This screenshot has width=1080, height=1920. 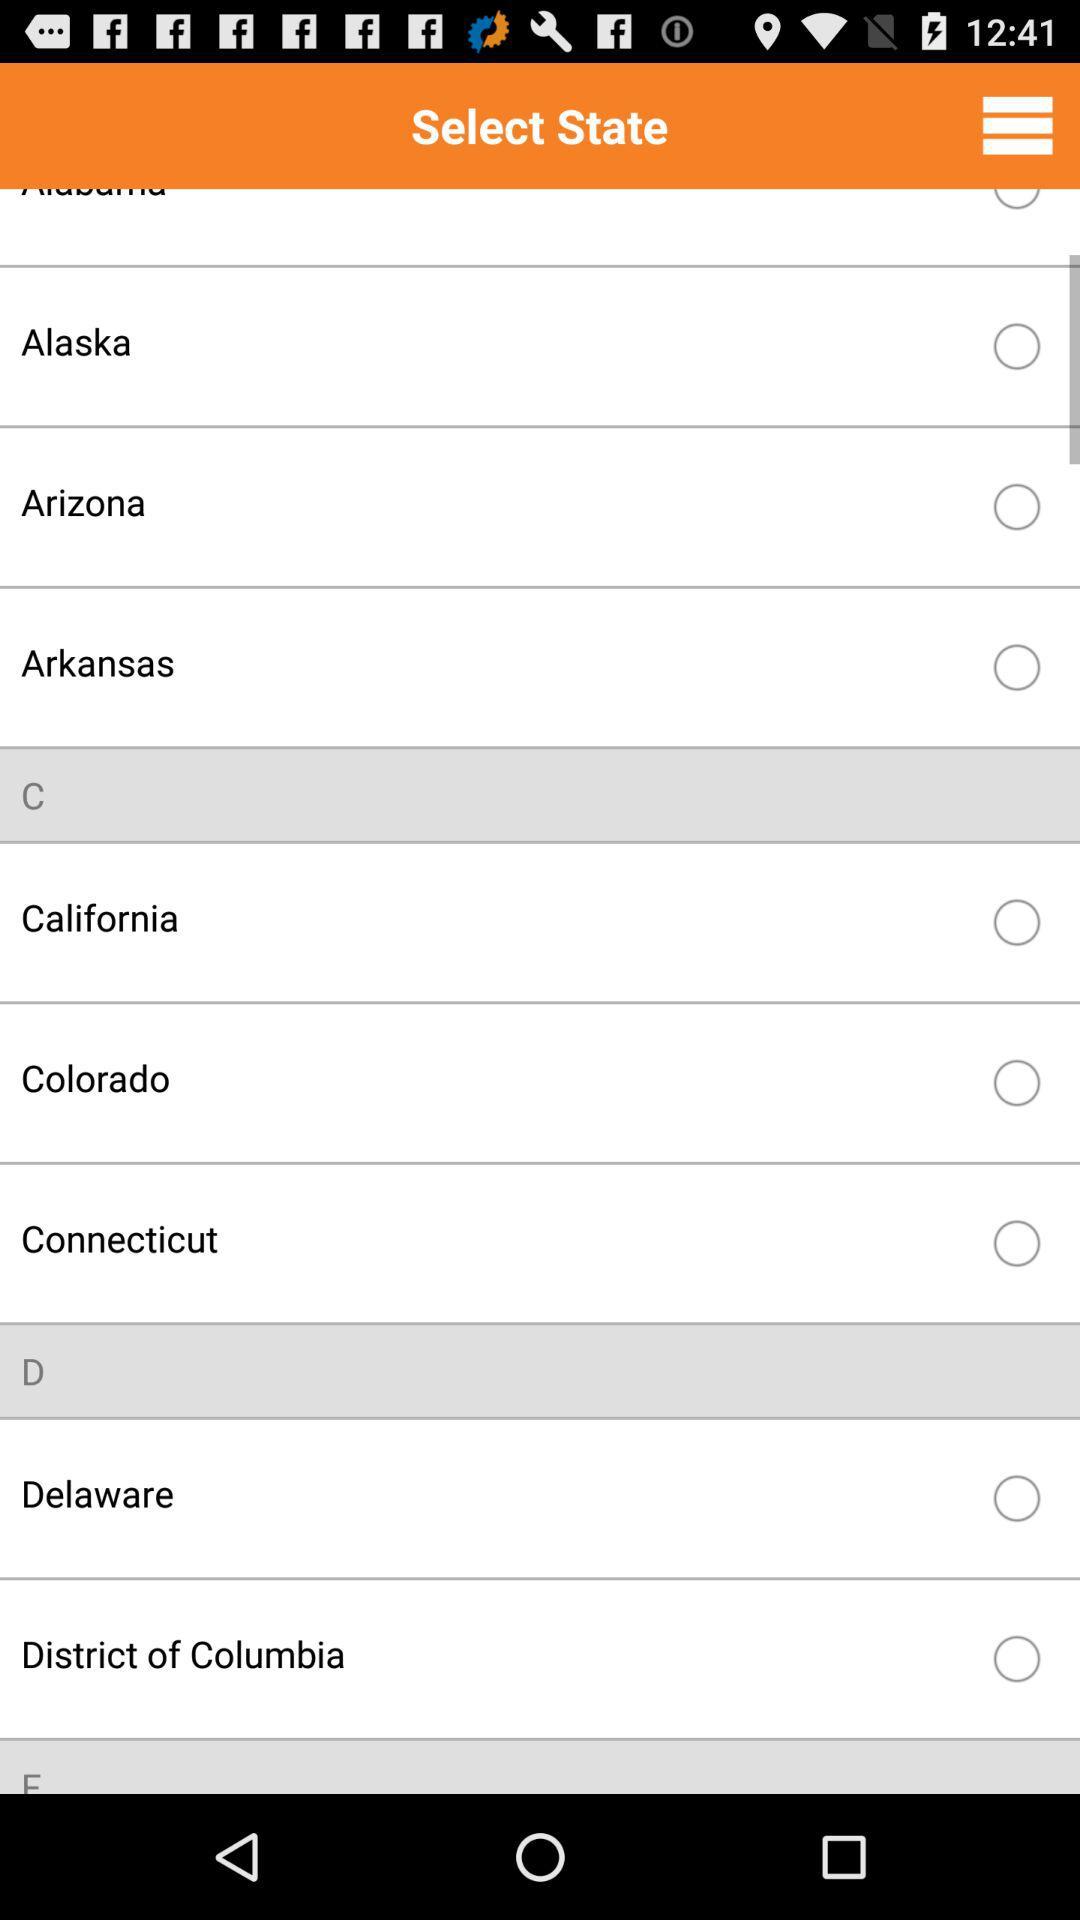 I want to click on item below d icon, so click(x=496, y=1493).